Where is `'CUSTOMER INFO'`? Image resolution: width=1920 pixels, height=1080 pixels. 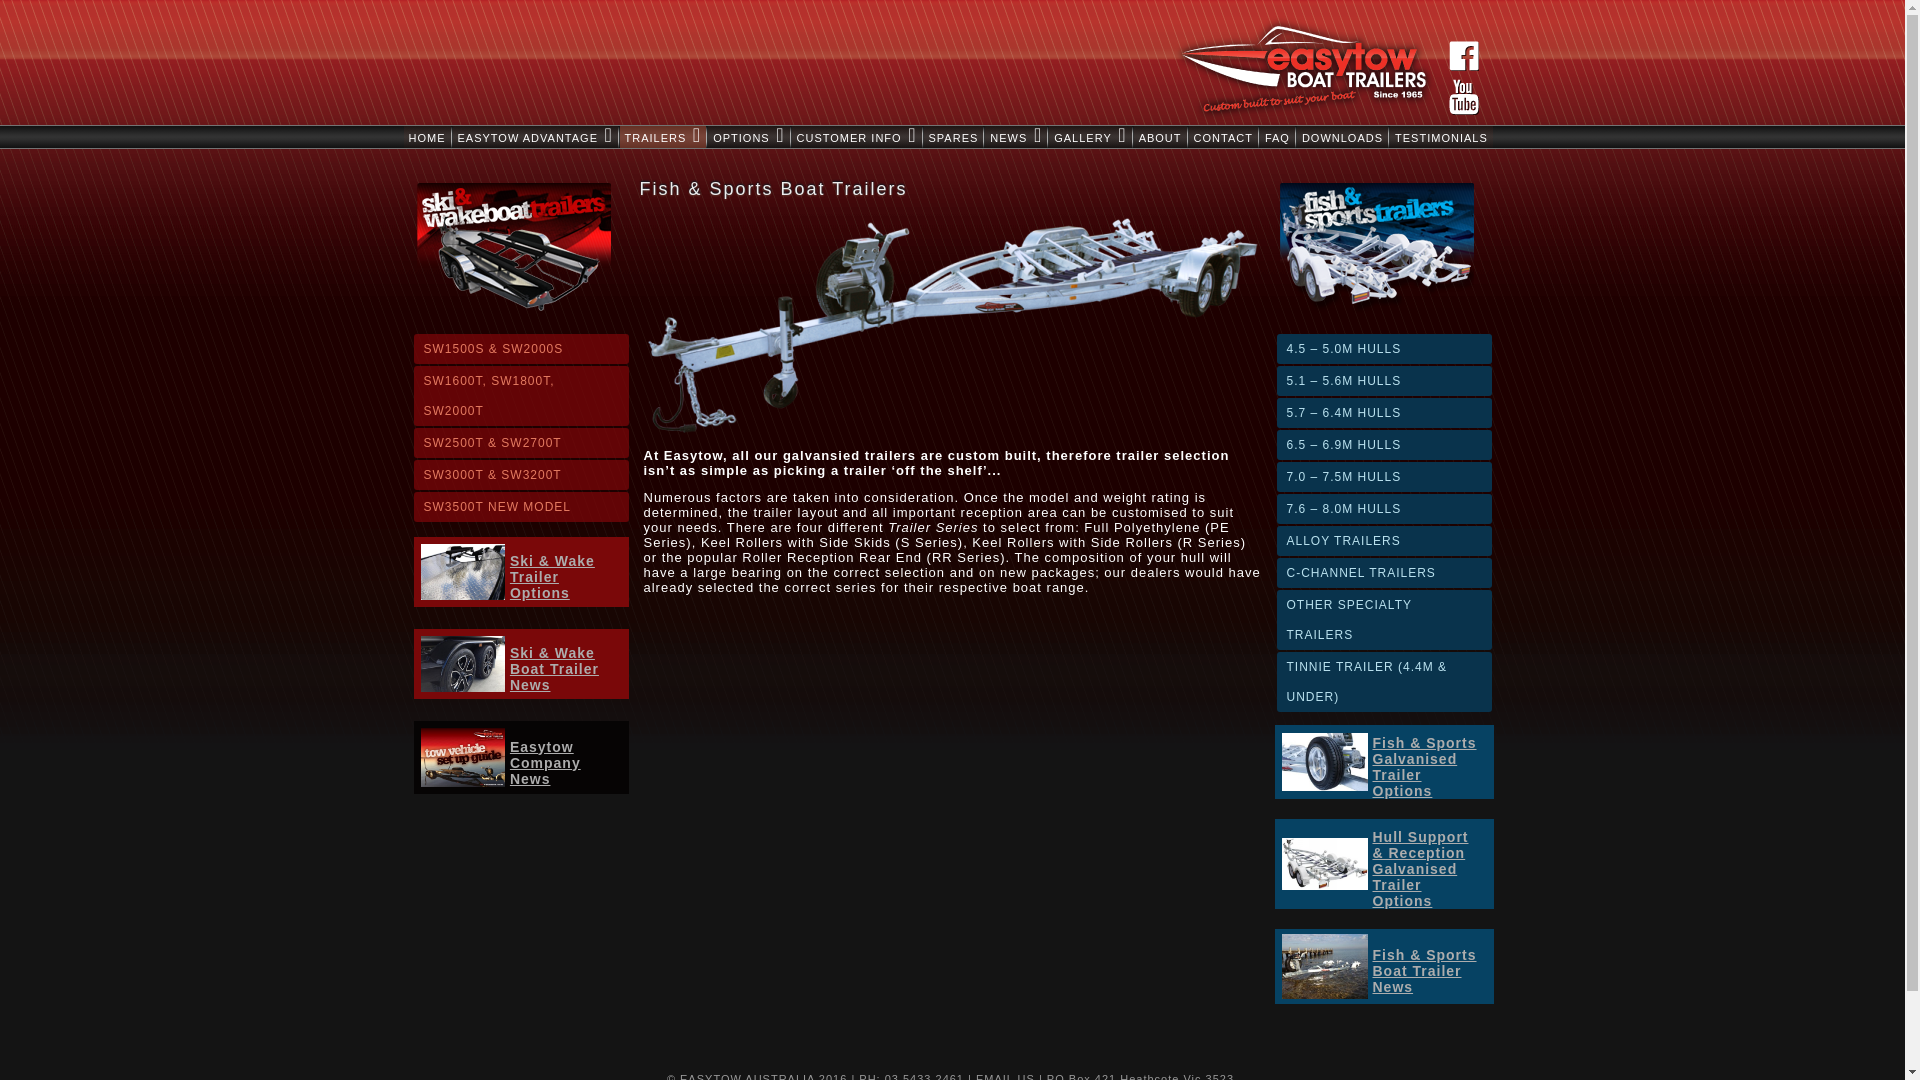
'CUSTOMER INFO' is located at coordinates (857, 136).